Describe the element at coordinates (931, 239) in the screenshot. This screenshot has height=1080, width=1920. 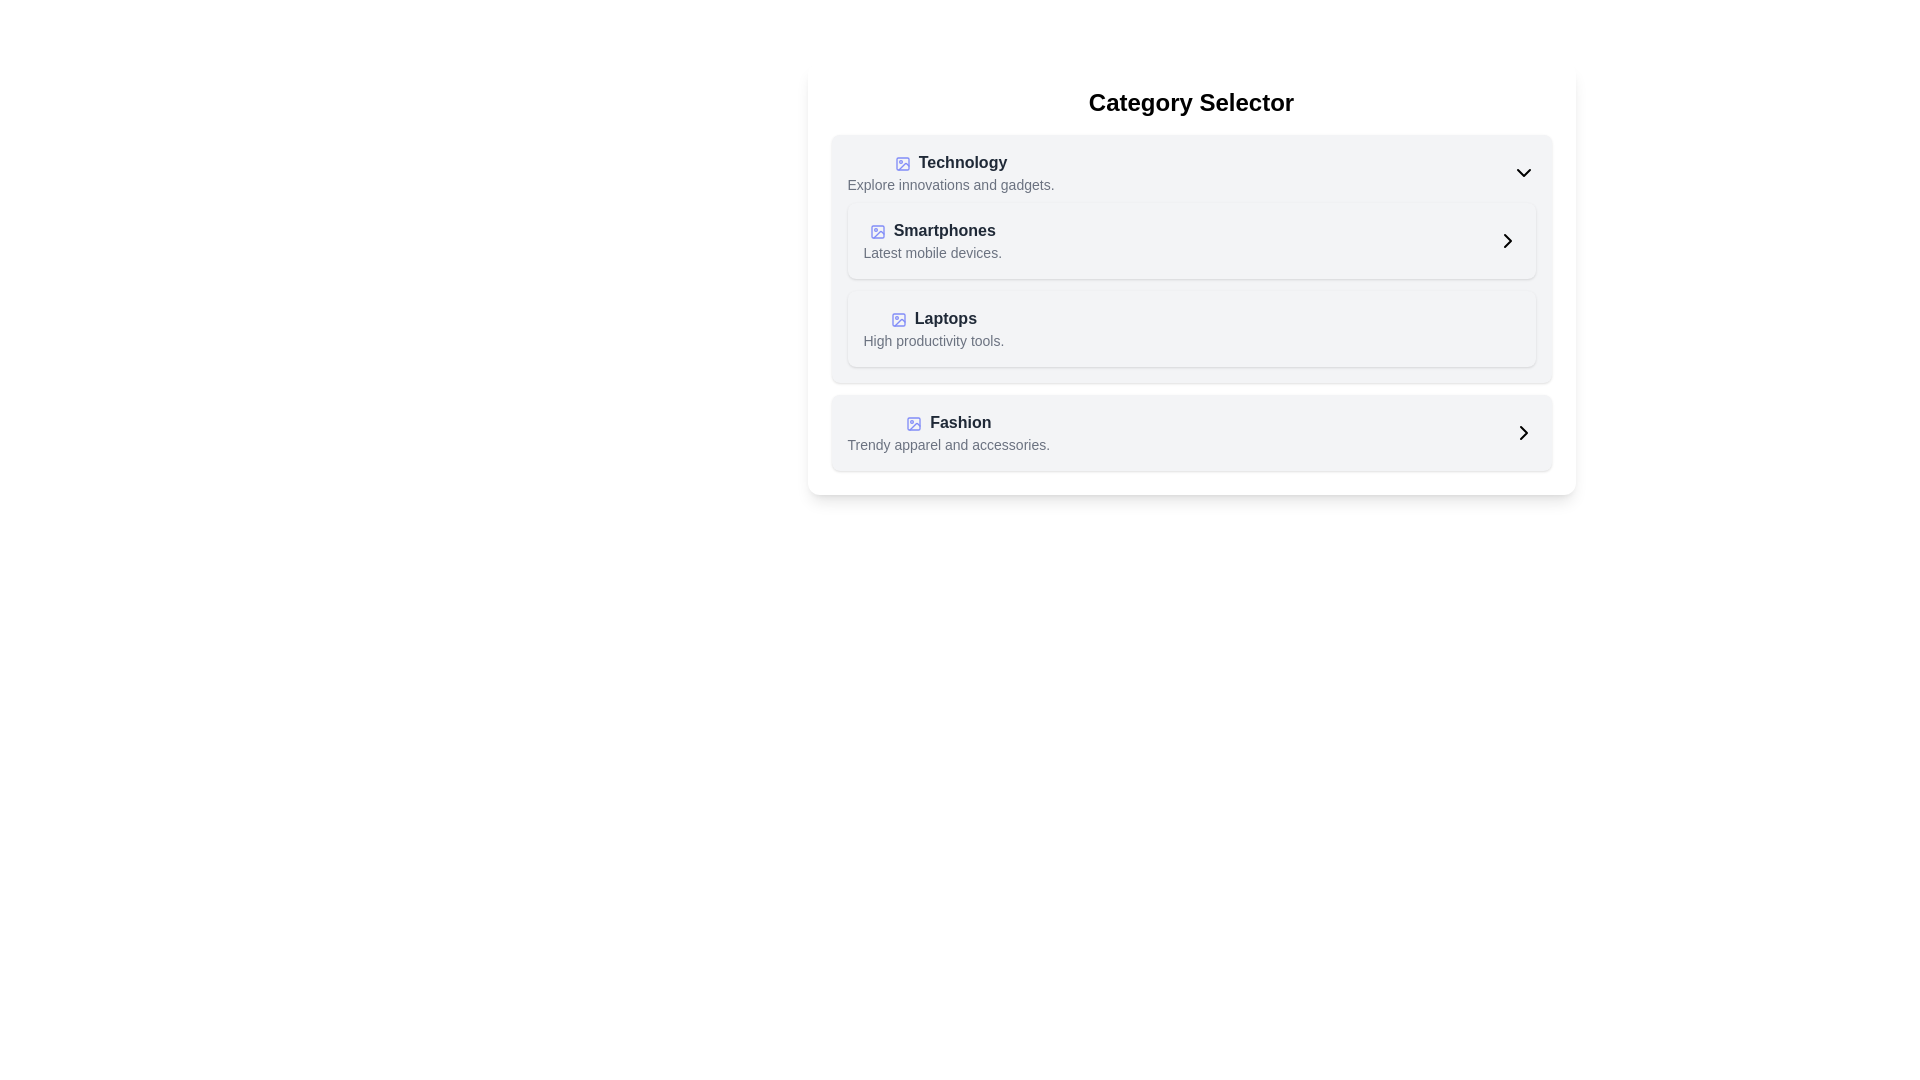
I see `the 'Smartphones' category selector item located beneath the 'Technology' heading` at that location.